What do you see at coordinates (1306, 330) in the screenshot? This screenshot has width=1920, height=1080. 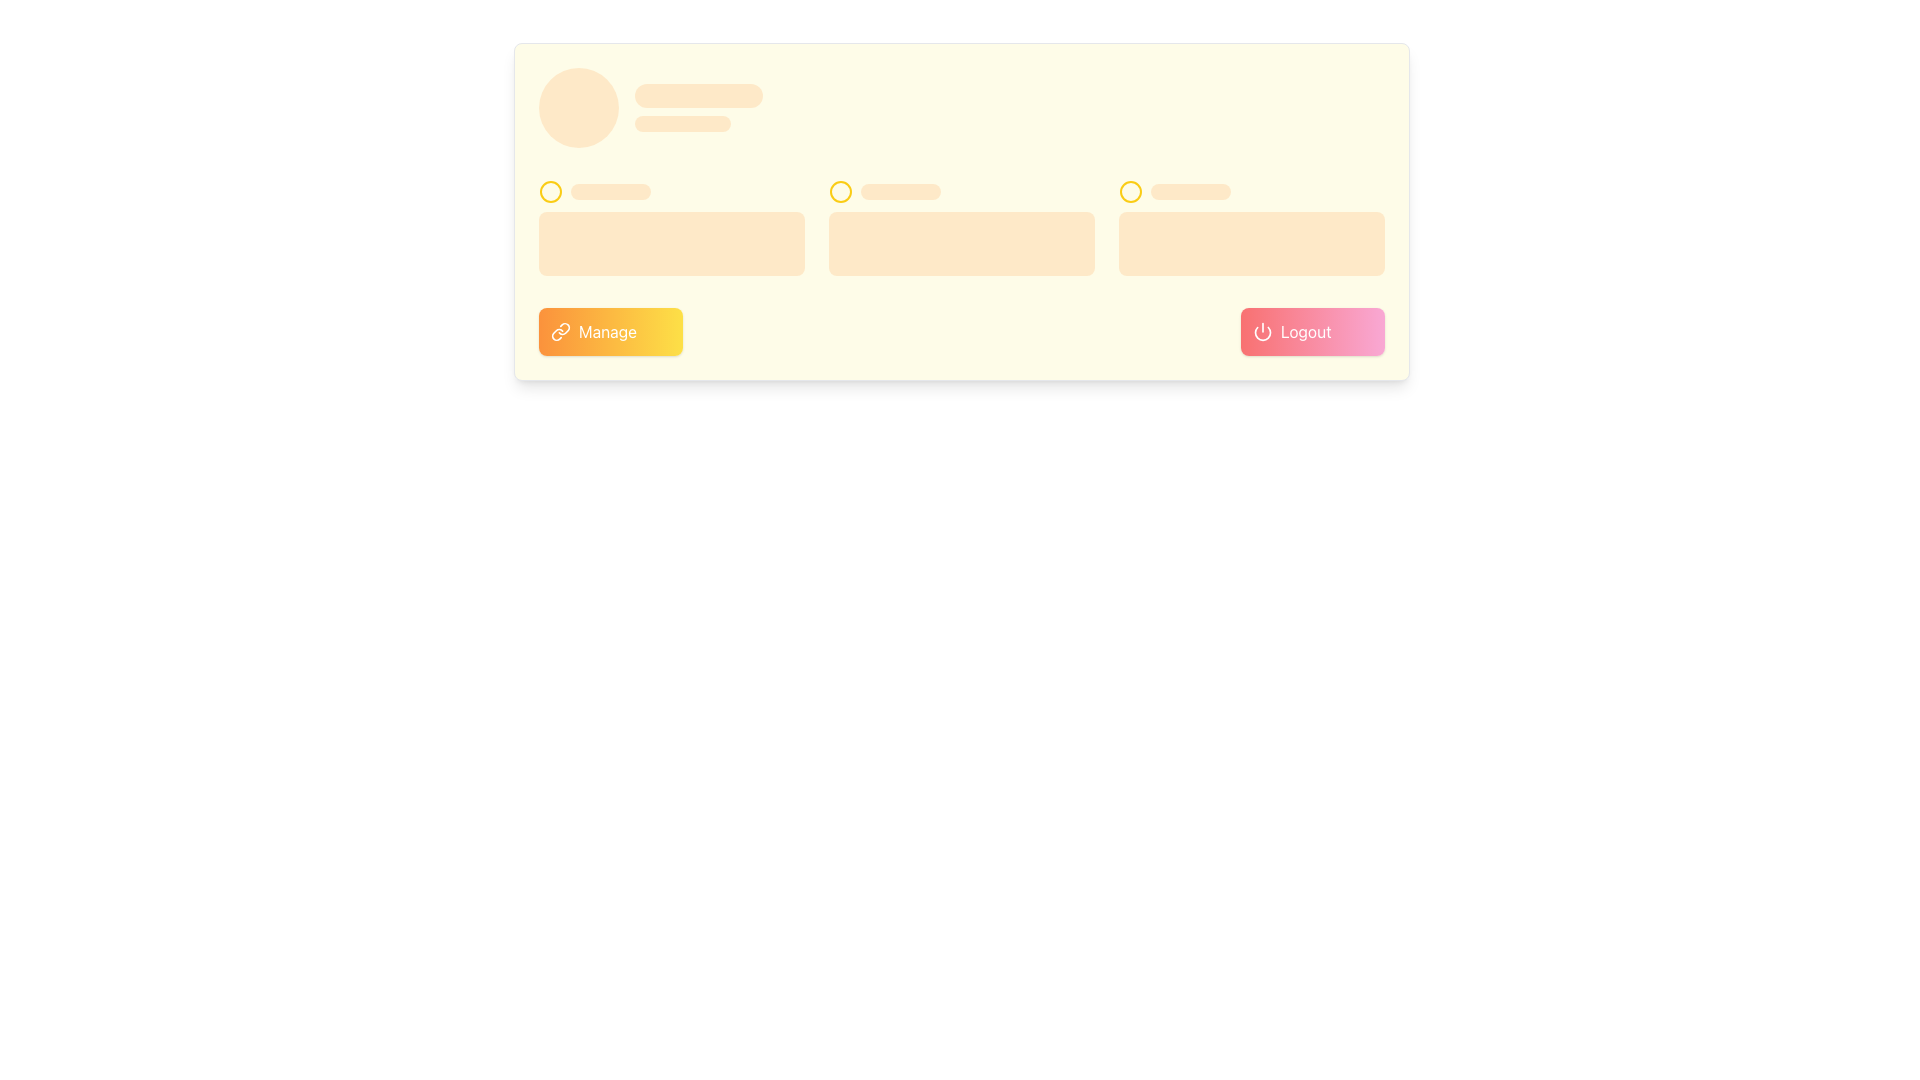 I see `the 'Logout' text label, which is displayed in white on a pink gradient background, located at the center-right of a rounded rectangle button with a power symbol` at bounding box center [1306, 330].